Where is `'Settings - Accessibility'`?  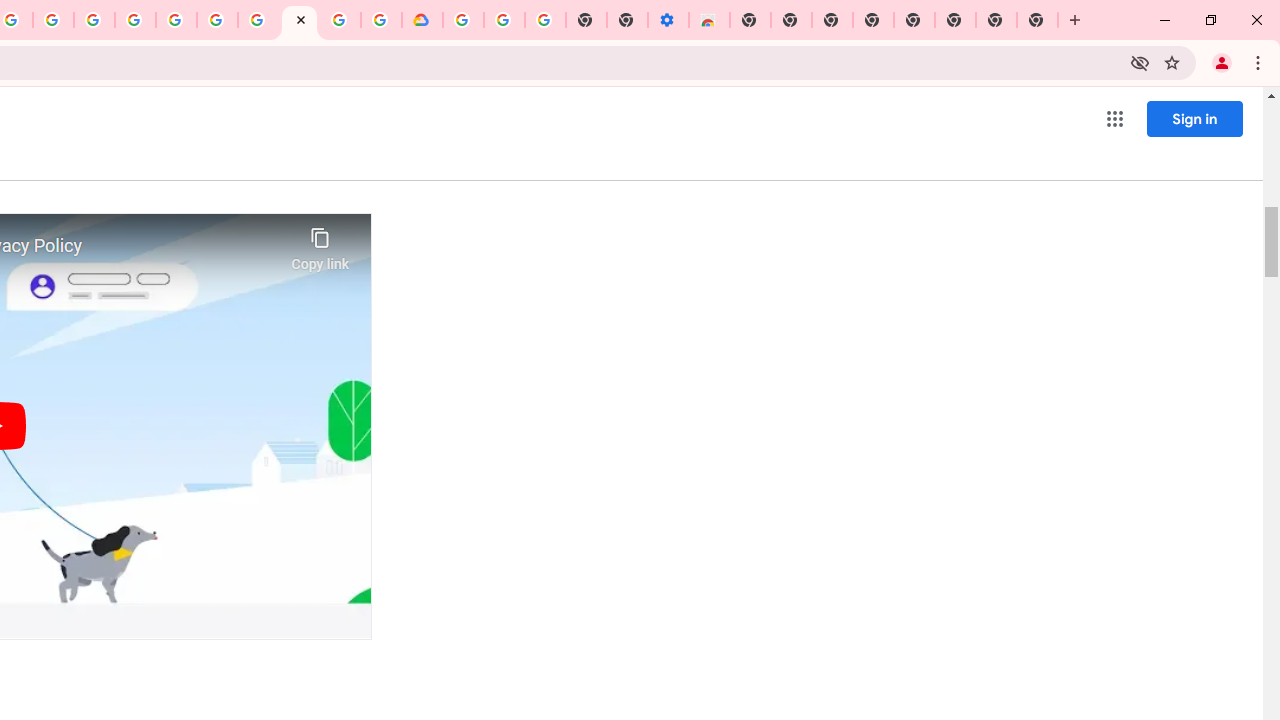 'Settings - Accessibility' is located at coordinates (668, 20).